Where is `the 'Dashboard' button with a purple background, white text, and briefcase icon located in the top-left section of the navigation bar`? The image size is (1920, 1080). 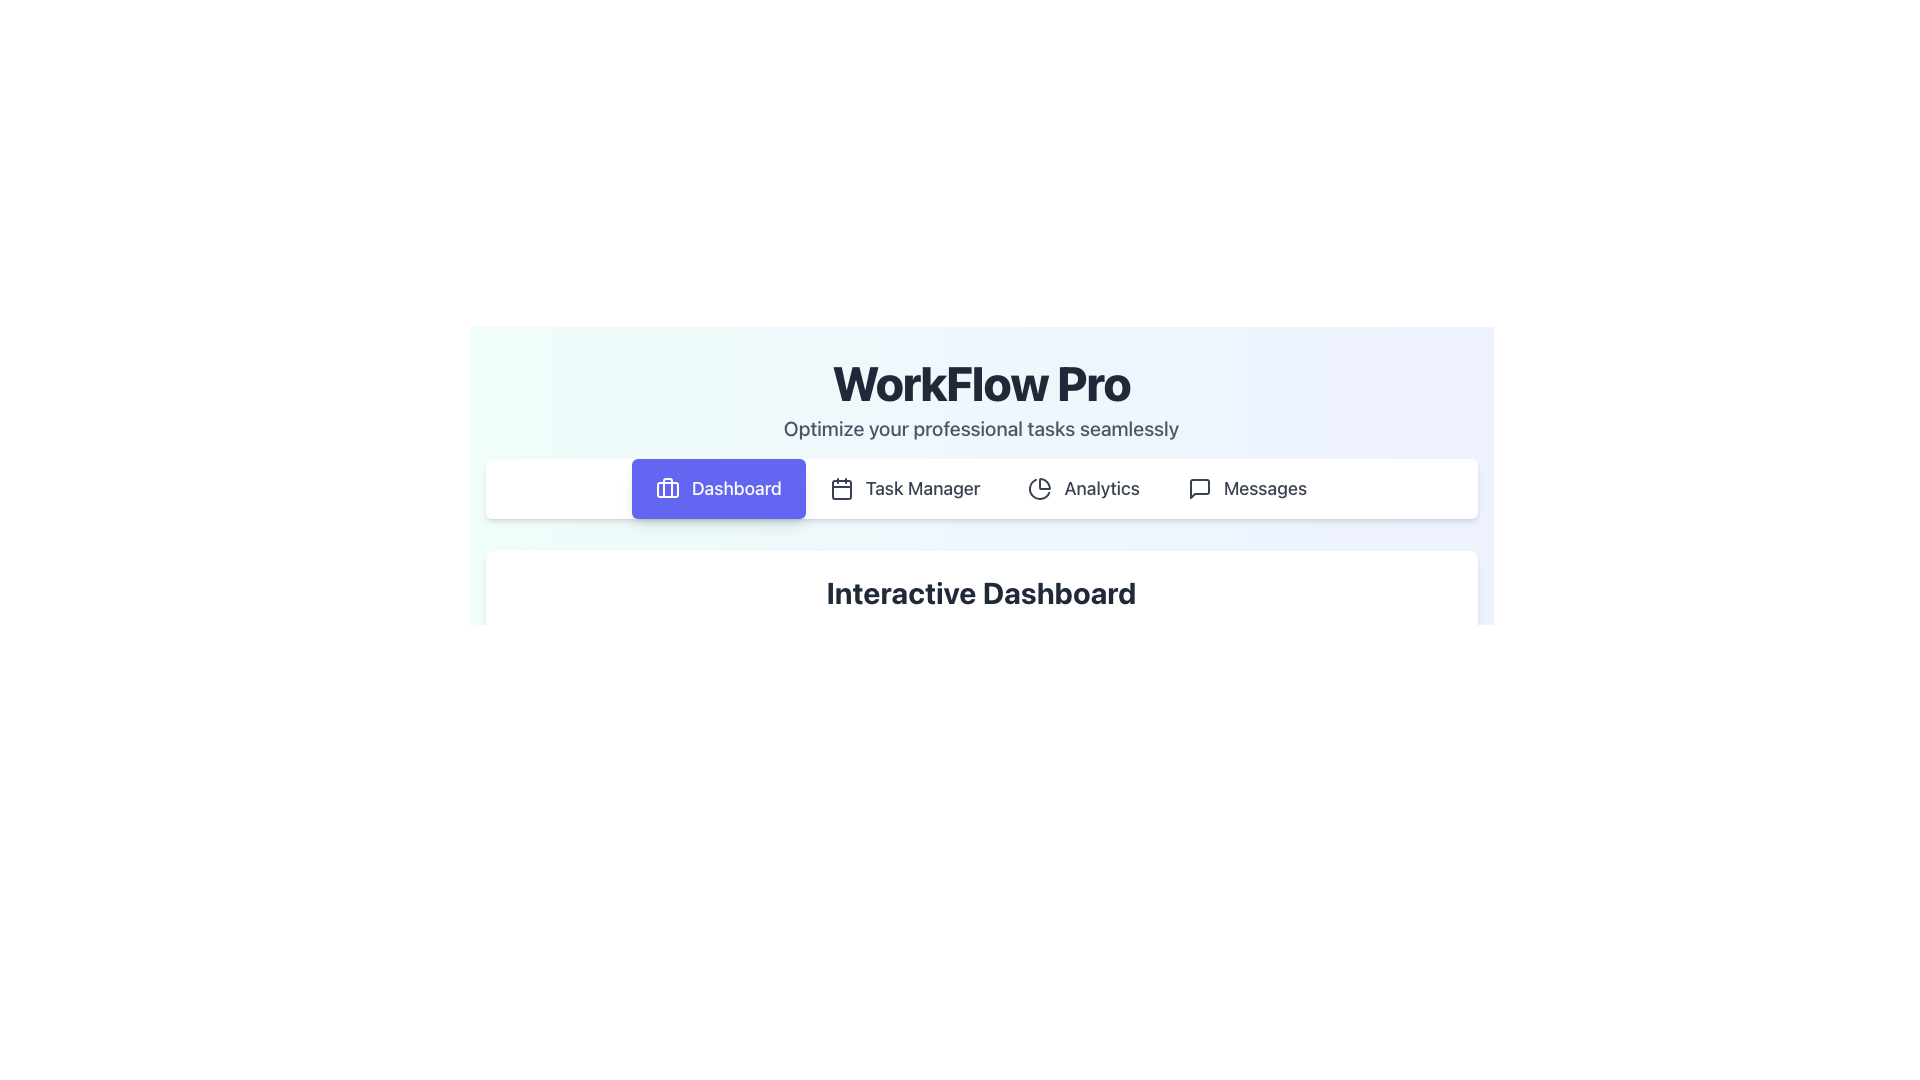 the 'Dashboard' button with a purple background, white text, and briefcase icon located in the top-left section of the navigation bar is located at coordinates (718, 489).